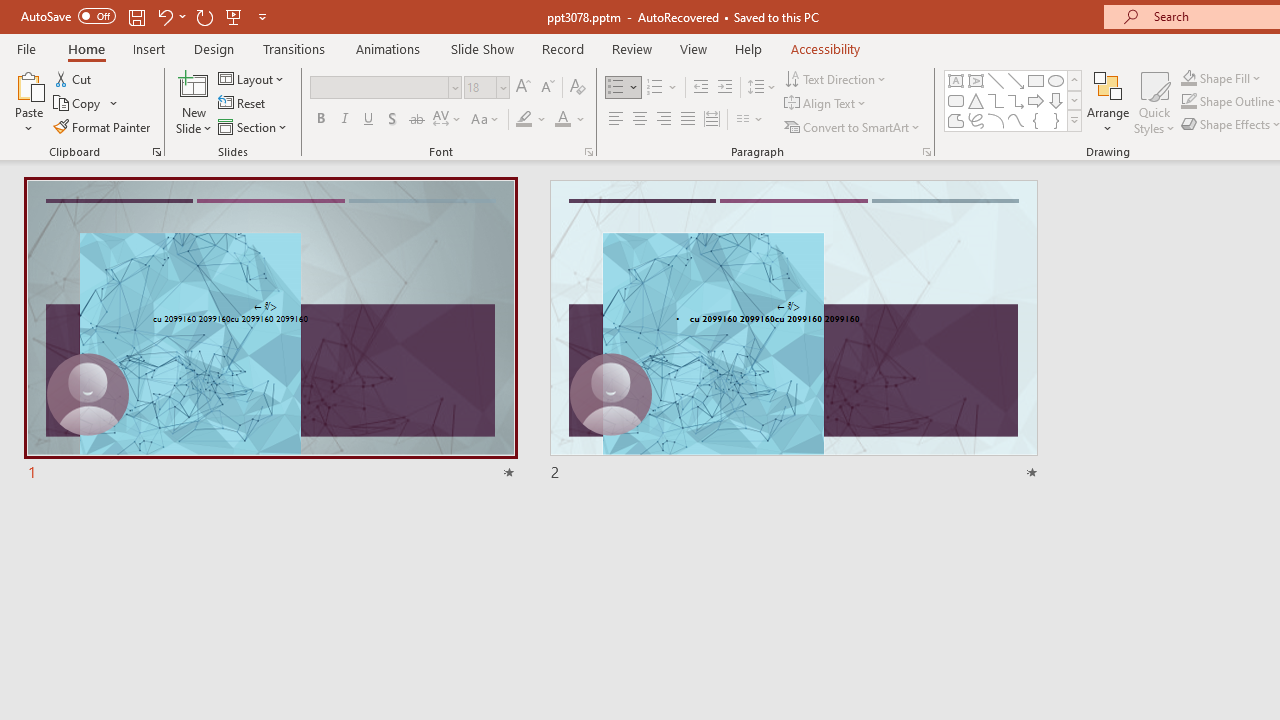 The image size is (1280, 720). What do you see at coordinates (320, 119) in the screenshot?
I see `'Bold'` at bounding box center [320, 119].